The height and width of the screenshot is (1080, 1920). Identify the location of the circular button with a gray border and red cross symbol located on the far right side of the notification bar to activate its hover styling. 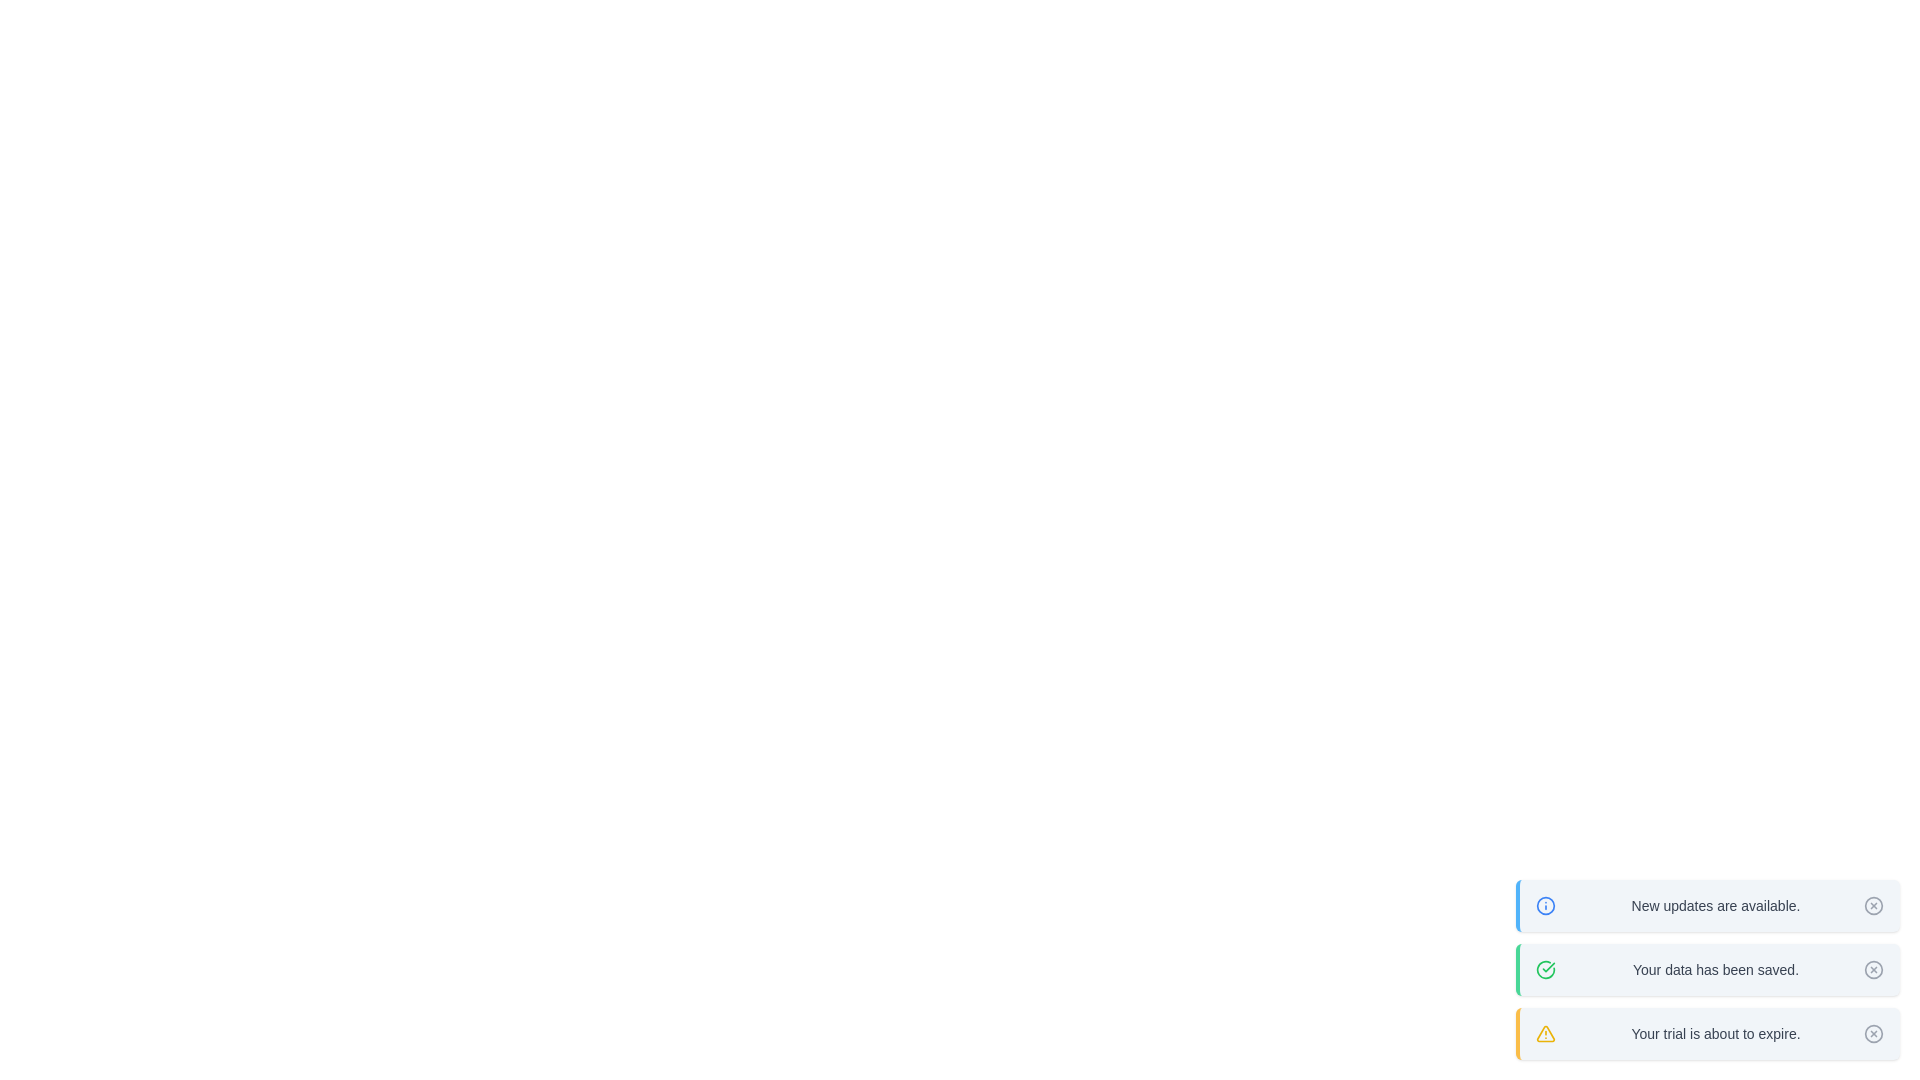
(1872, 968).